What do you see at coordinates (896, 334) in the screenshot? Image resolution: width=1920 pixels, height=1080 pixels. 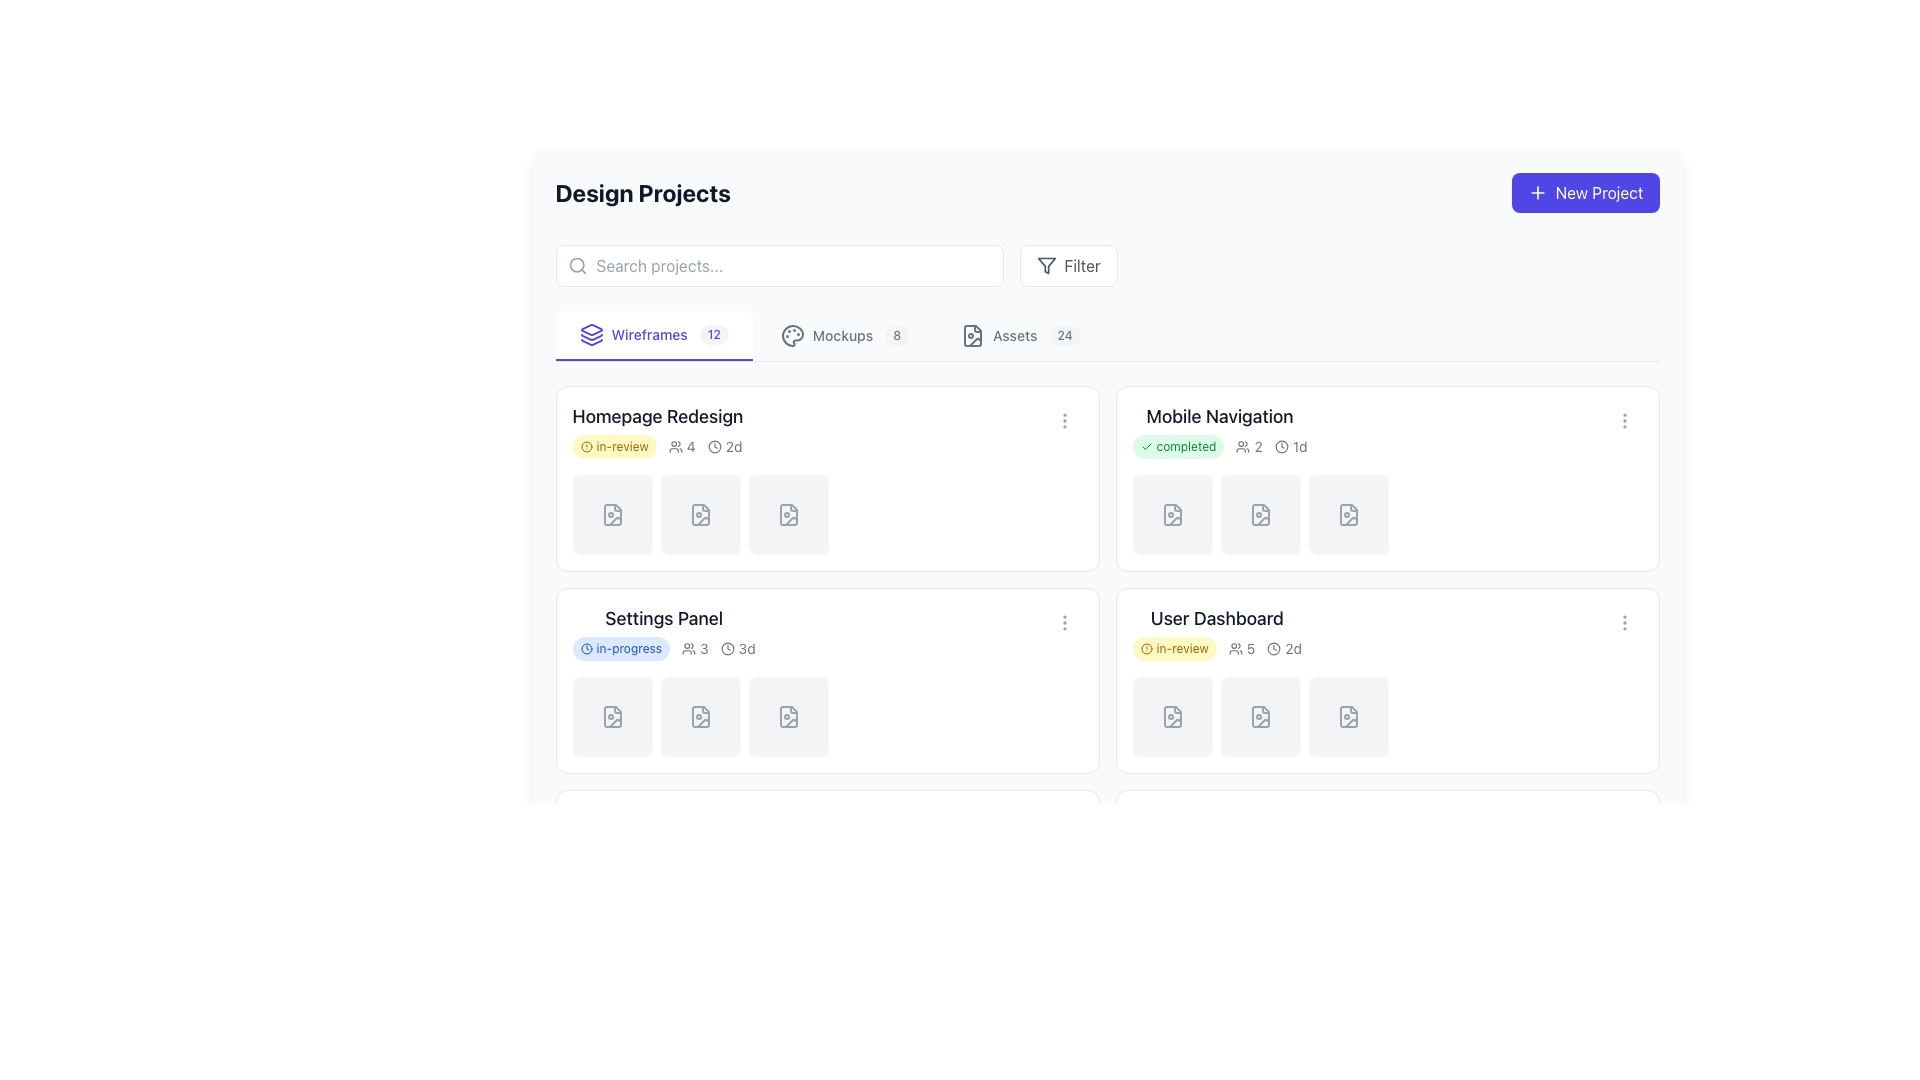 I see `the numeric value displayed on the Badge or Label next to the 'Mockups' text in the navigation bar` at bounding box center [896, 334].